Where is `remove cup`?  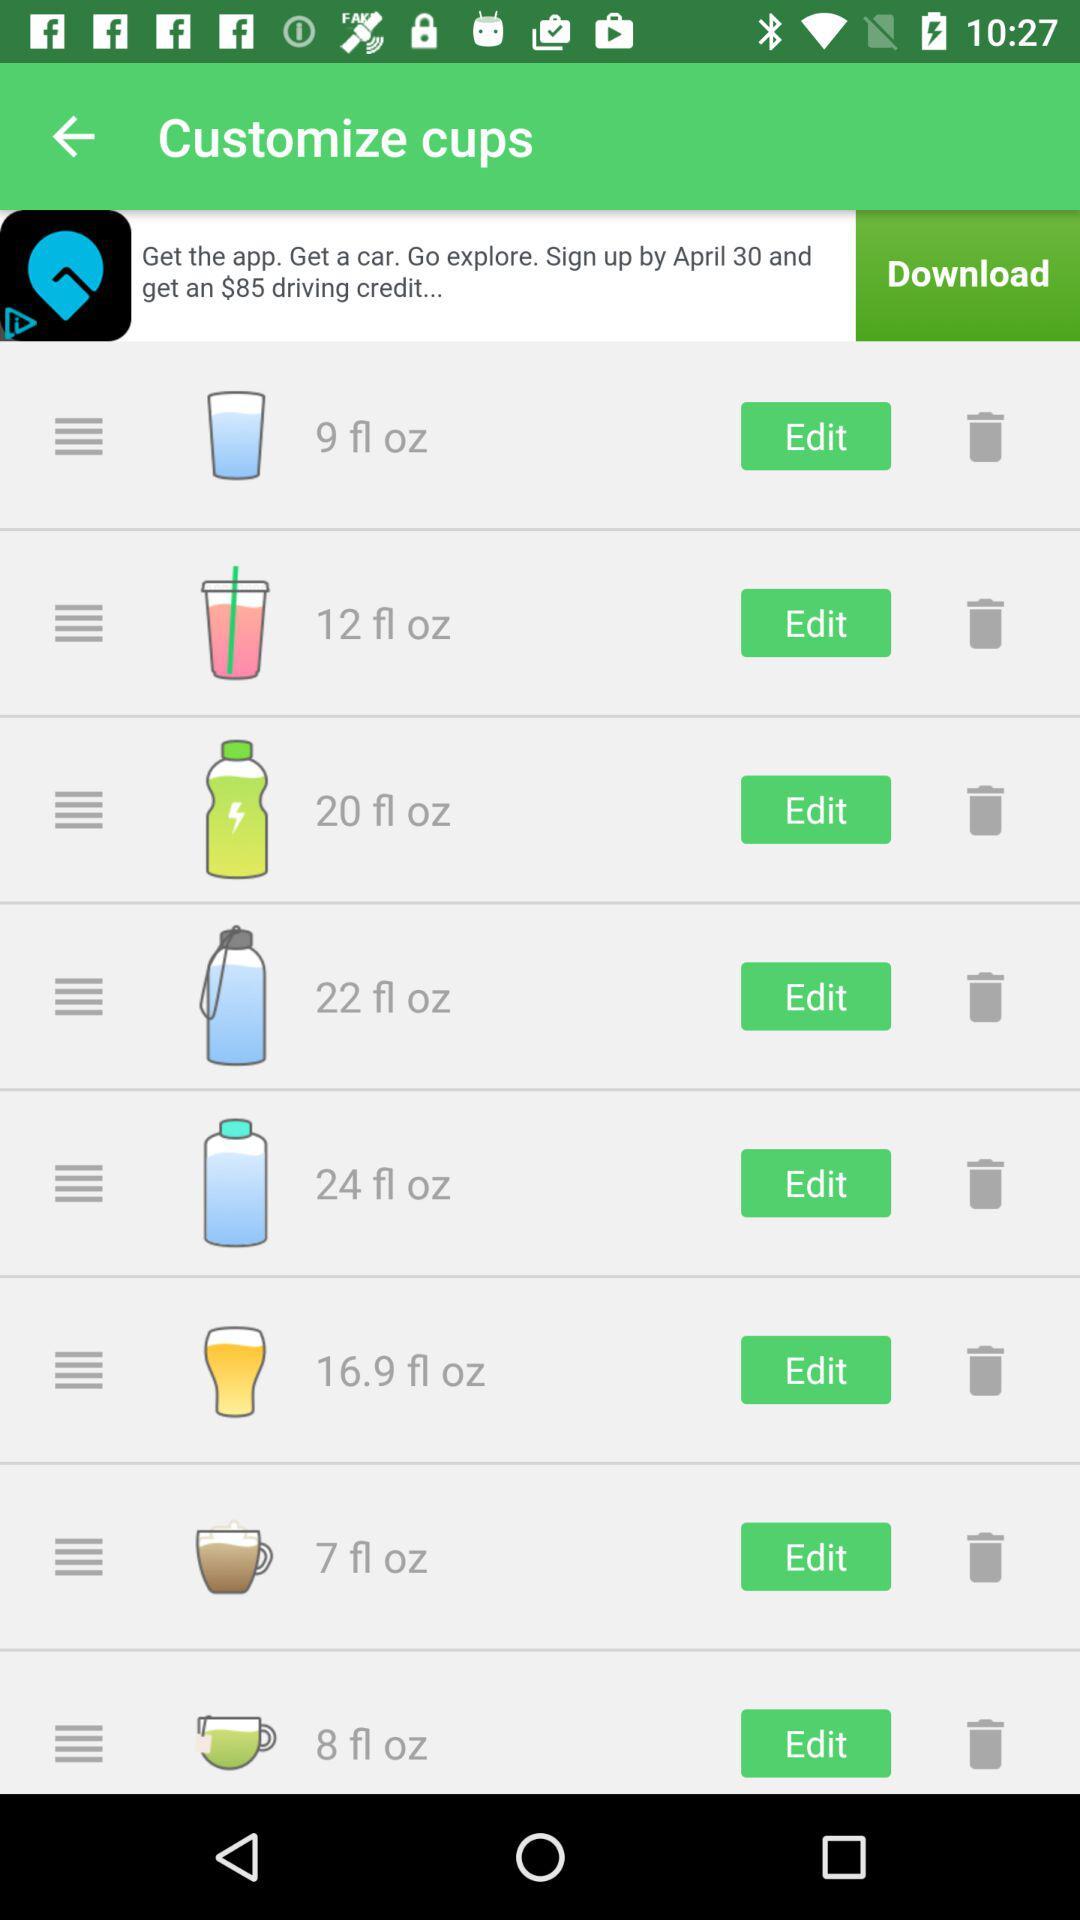
remove cup is located at coordinates (984, 1183).